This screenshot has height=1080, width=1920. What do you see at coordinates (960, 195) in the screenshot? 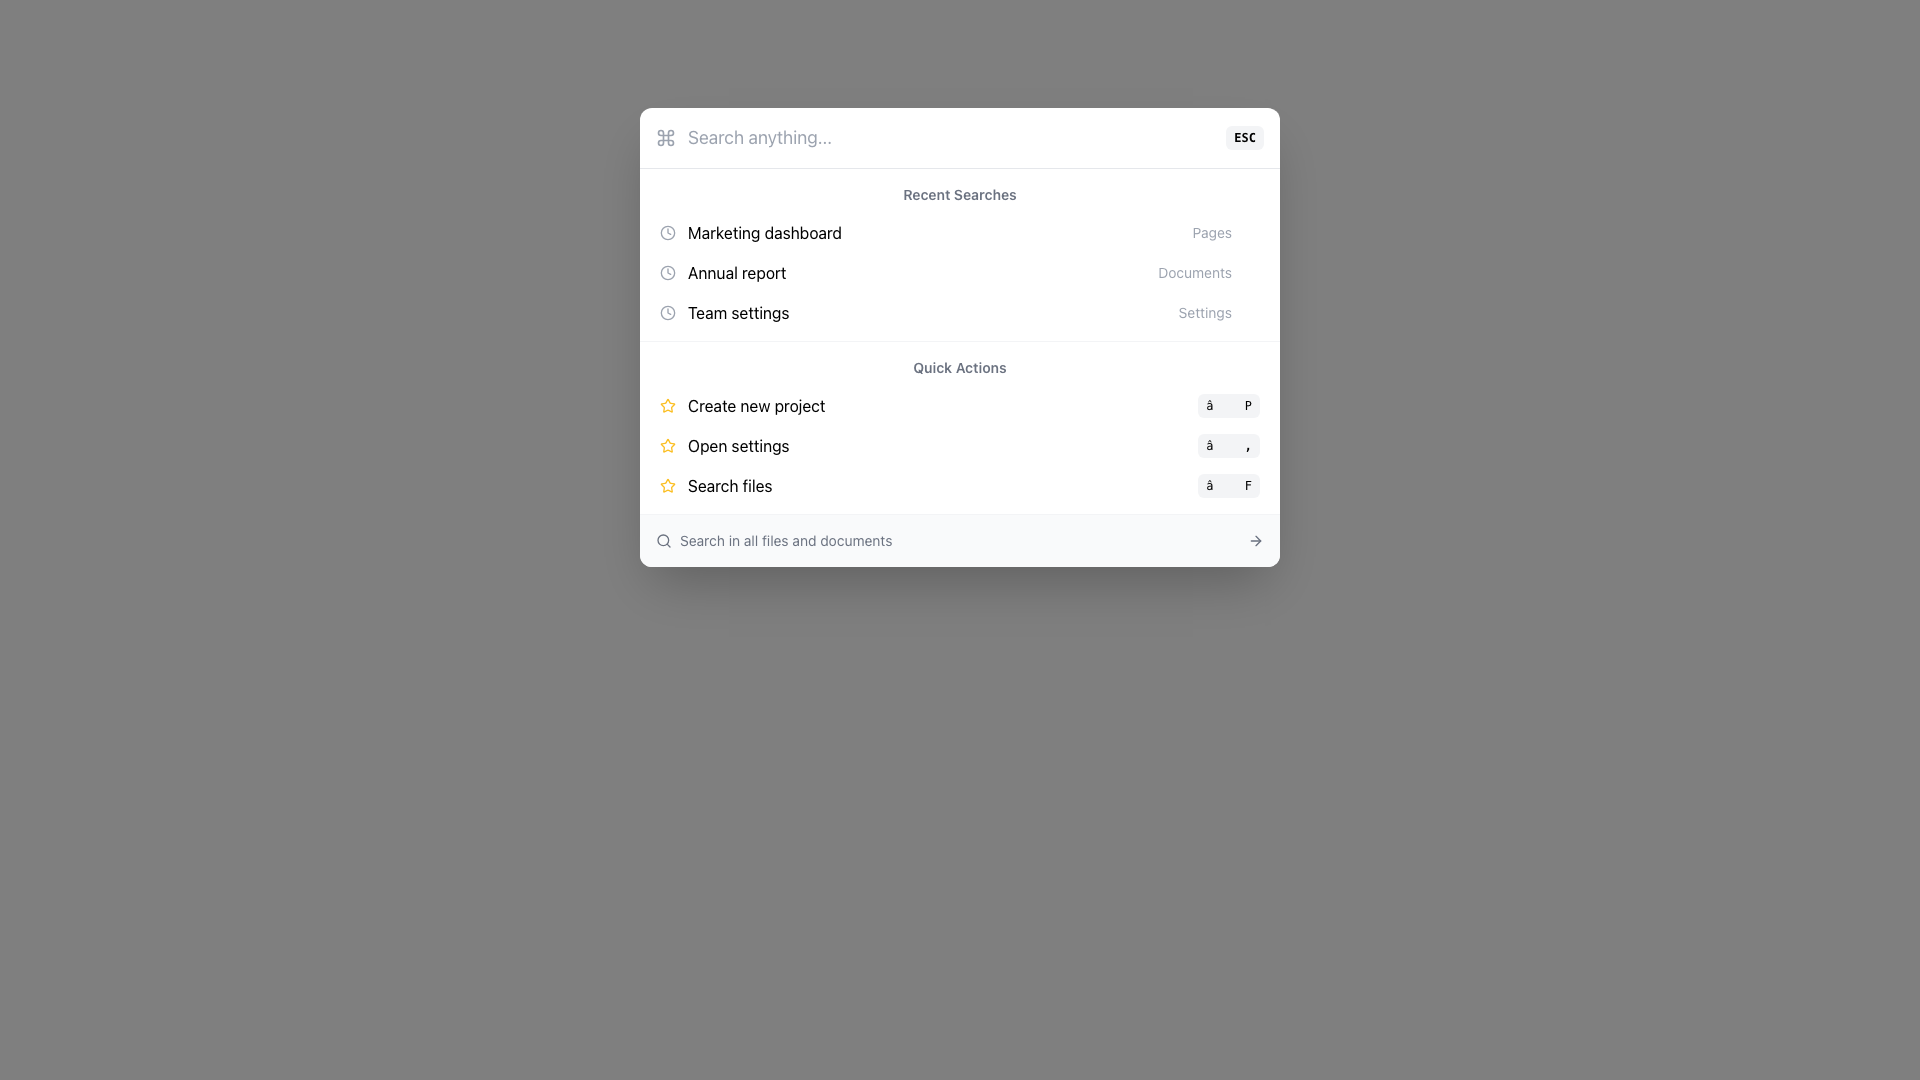
I see `the Text label that serves as a header for recent searches, located directly below the search input area in the modal window interface` at bounding box center [960, 195].